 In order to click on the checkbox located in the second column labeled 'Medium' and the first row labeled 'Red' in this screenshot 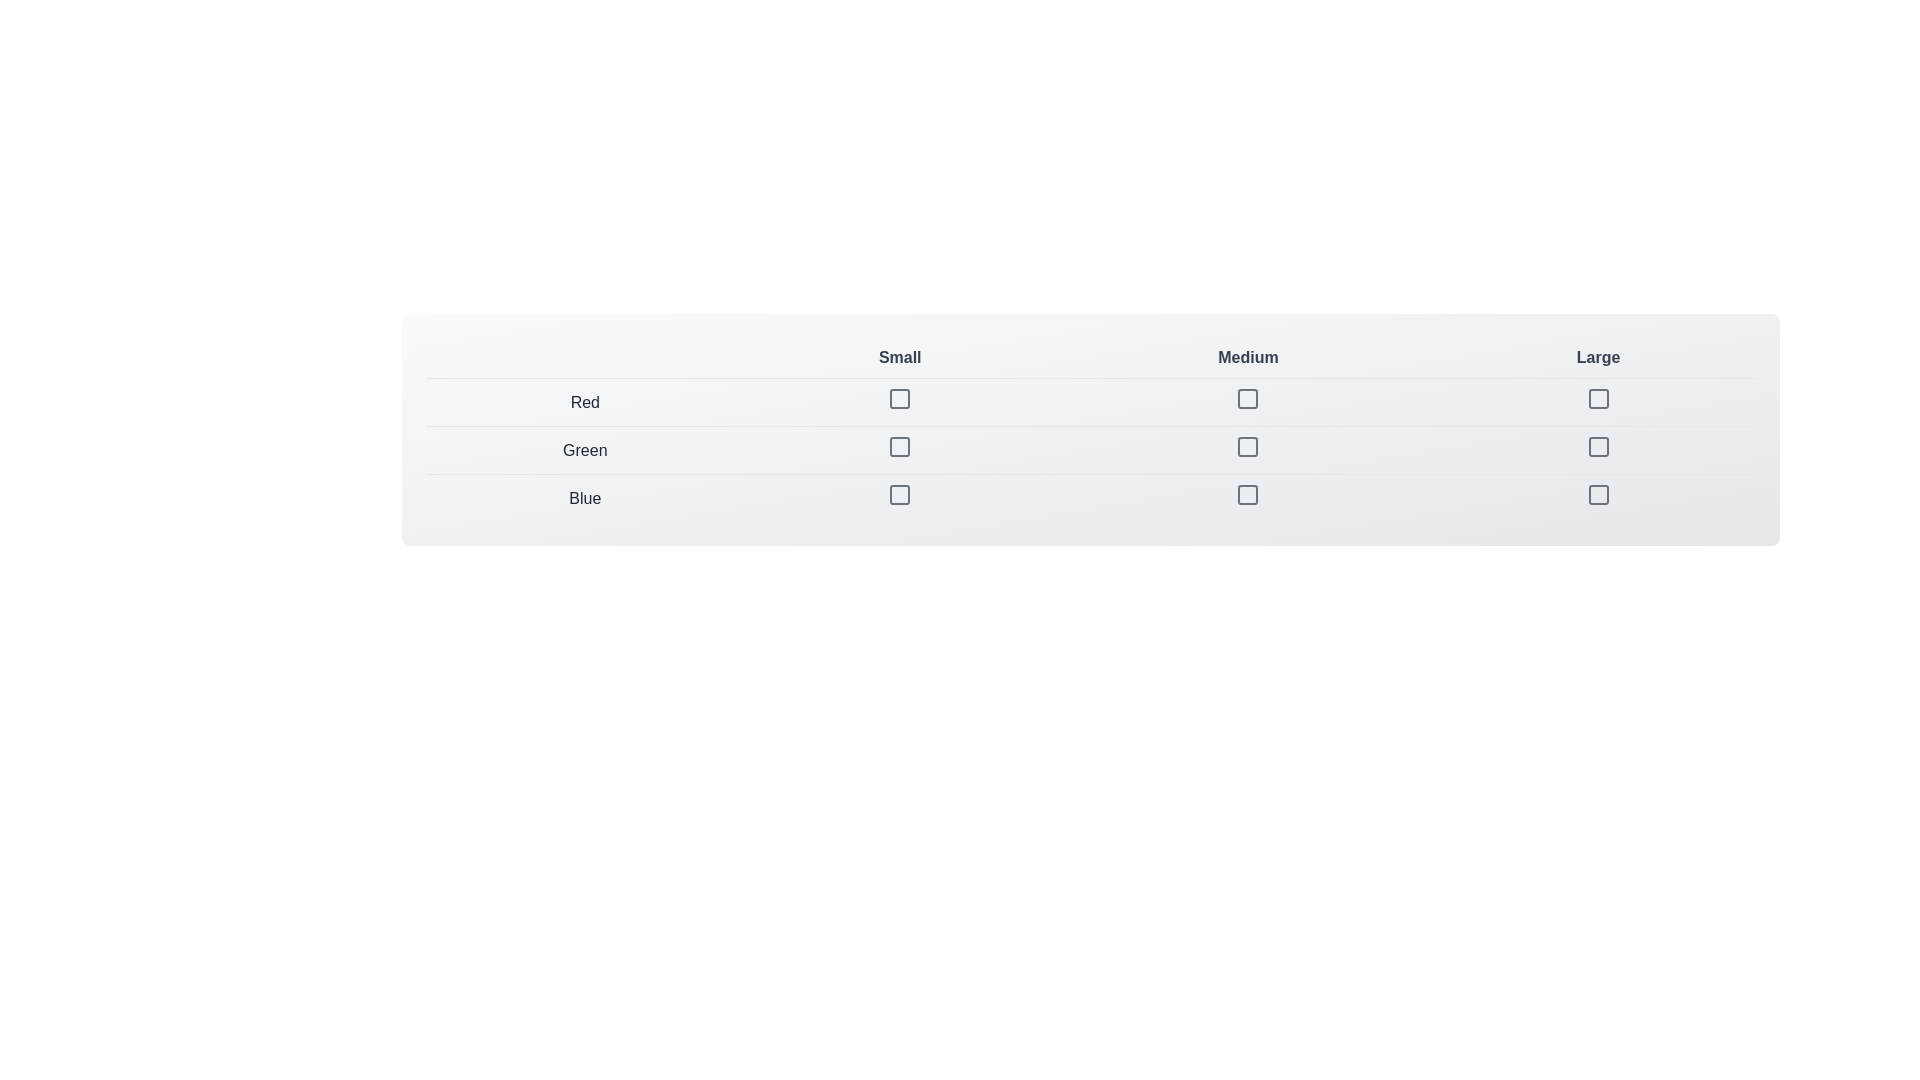, I will do `click(1247, 398)`.